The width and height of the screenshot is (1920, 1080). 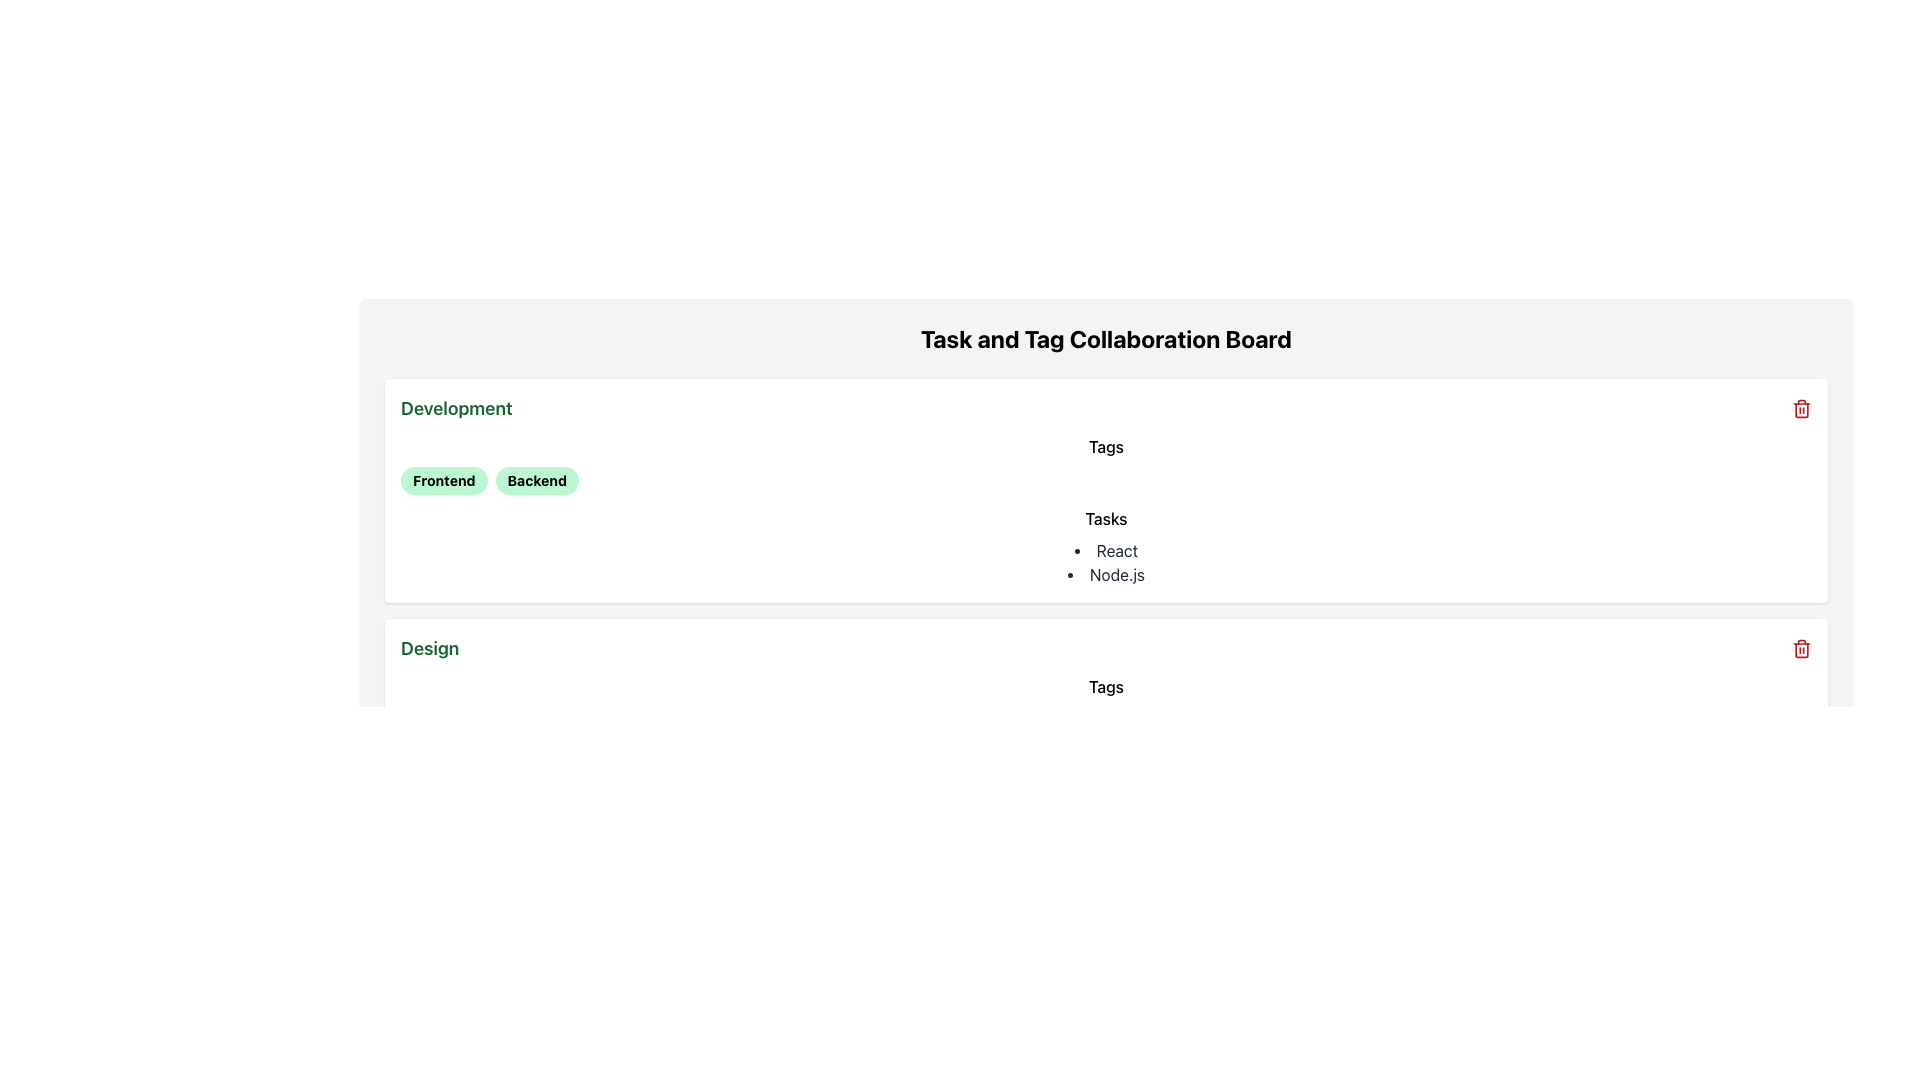 What do you see at coordinates (1105, 547) in the screenshot?
I see `the 'React' item within the Content Block located in the 'Development' section` at bounding box center [1105, 547].